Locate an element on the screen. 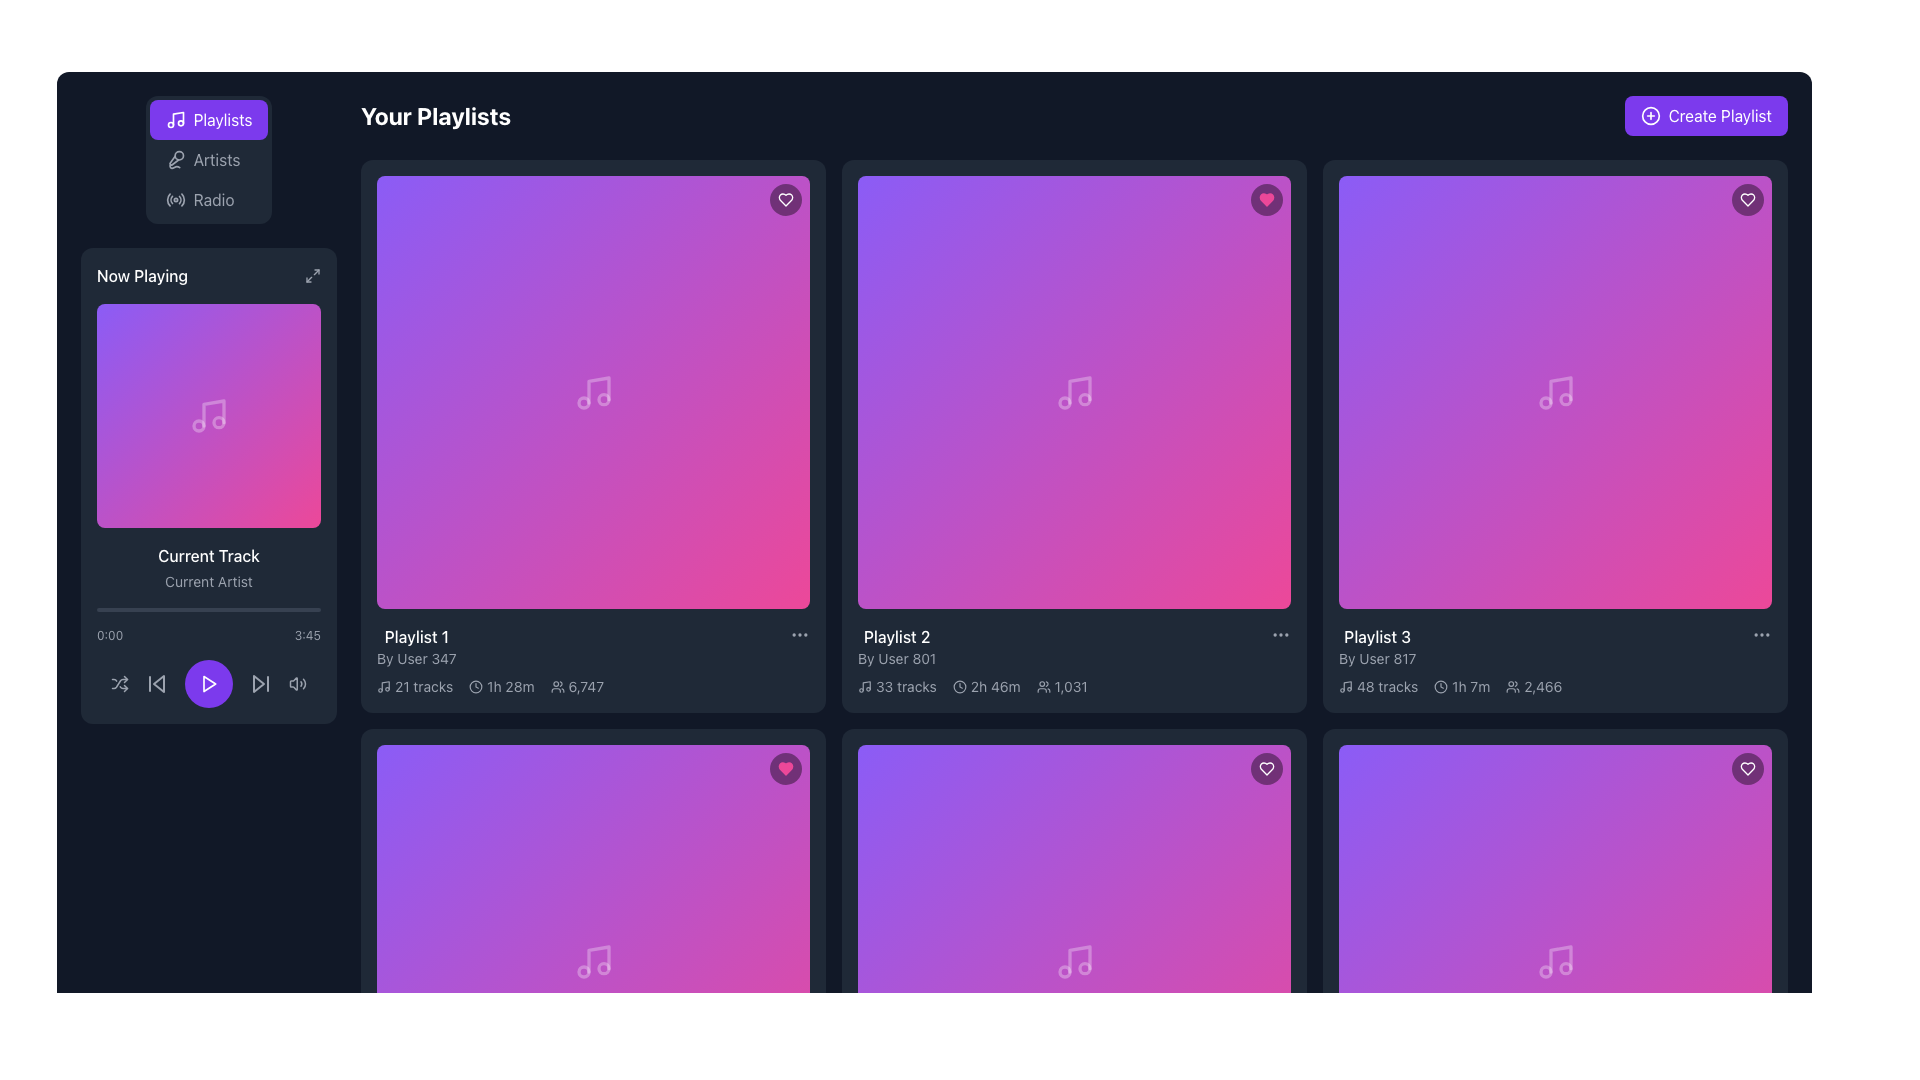 The image size is (1920, 1080). the text label that indicates the number of tracks within the first playlist card, which is located beneath the playlist title and user information, to the immediate right of the music icon is located at coordinates (423, 685).